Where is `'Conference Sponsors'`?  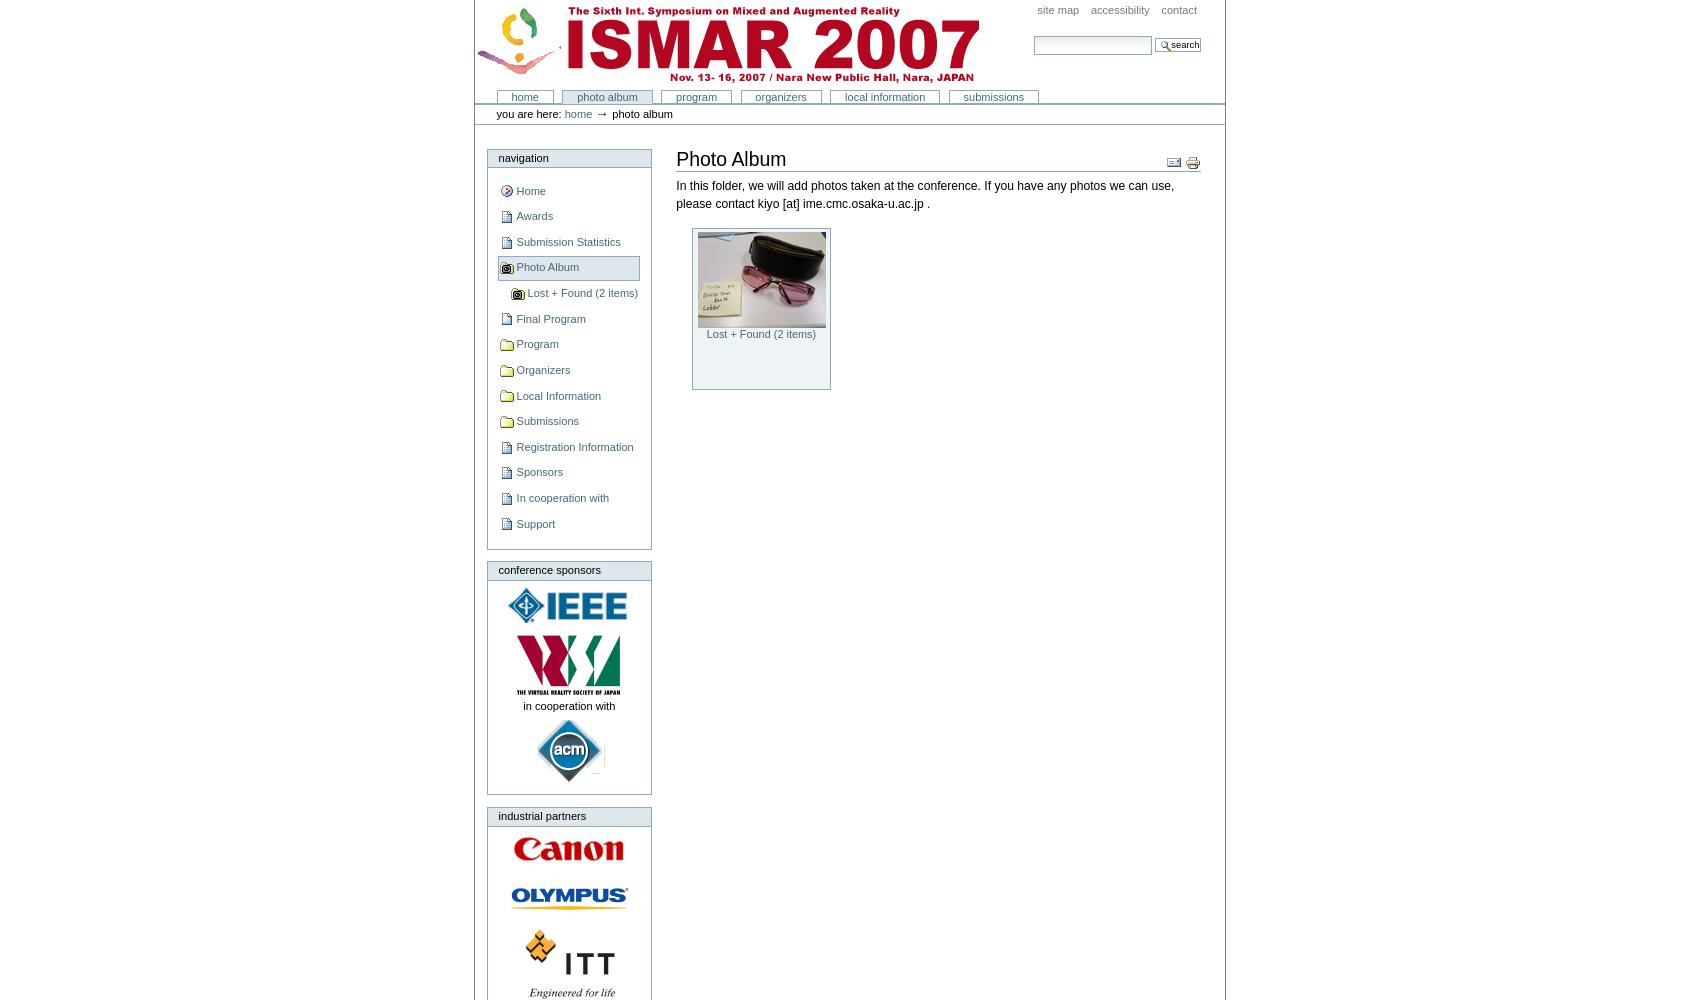
'Conference Sponsors' is located at coordinates (547, 569).